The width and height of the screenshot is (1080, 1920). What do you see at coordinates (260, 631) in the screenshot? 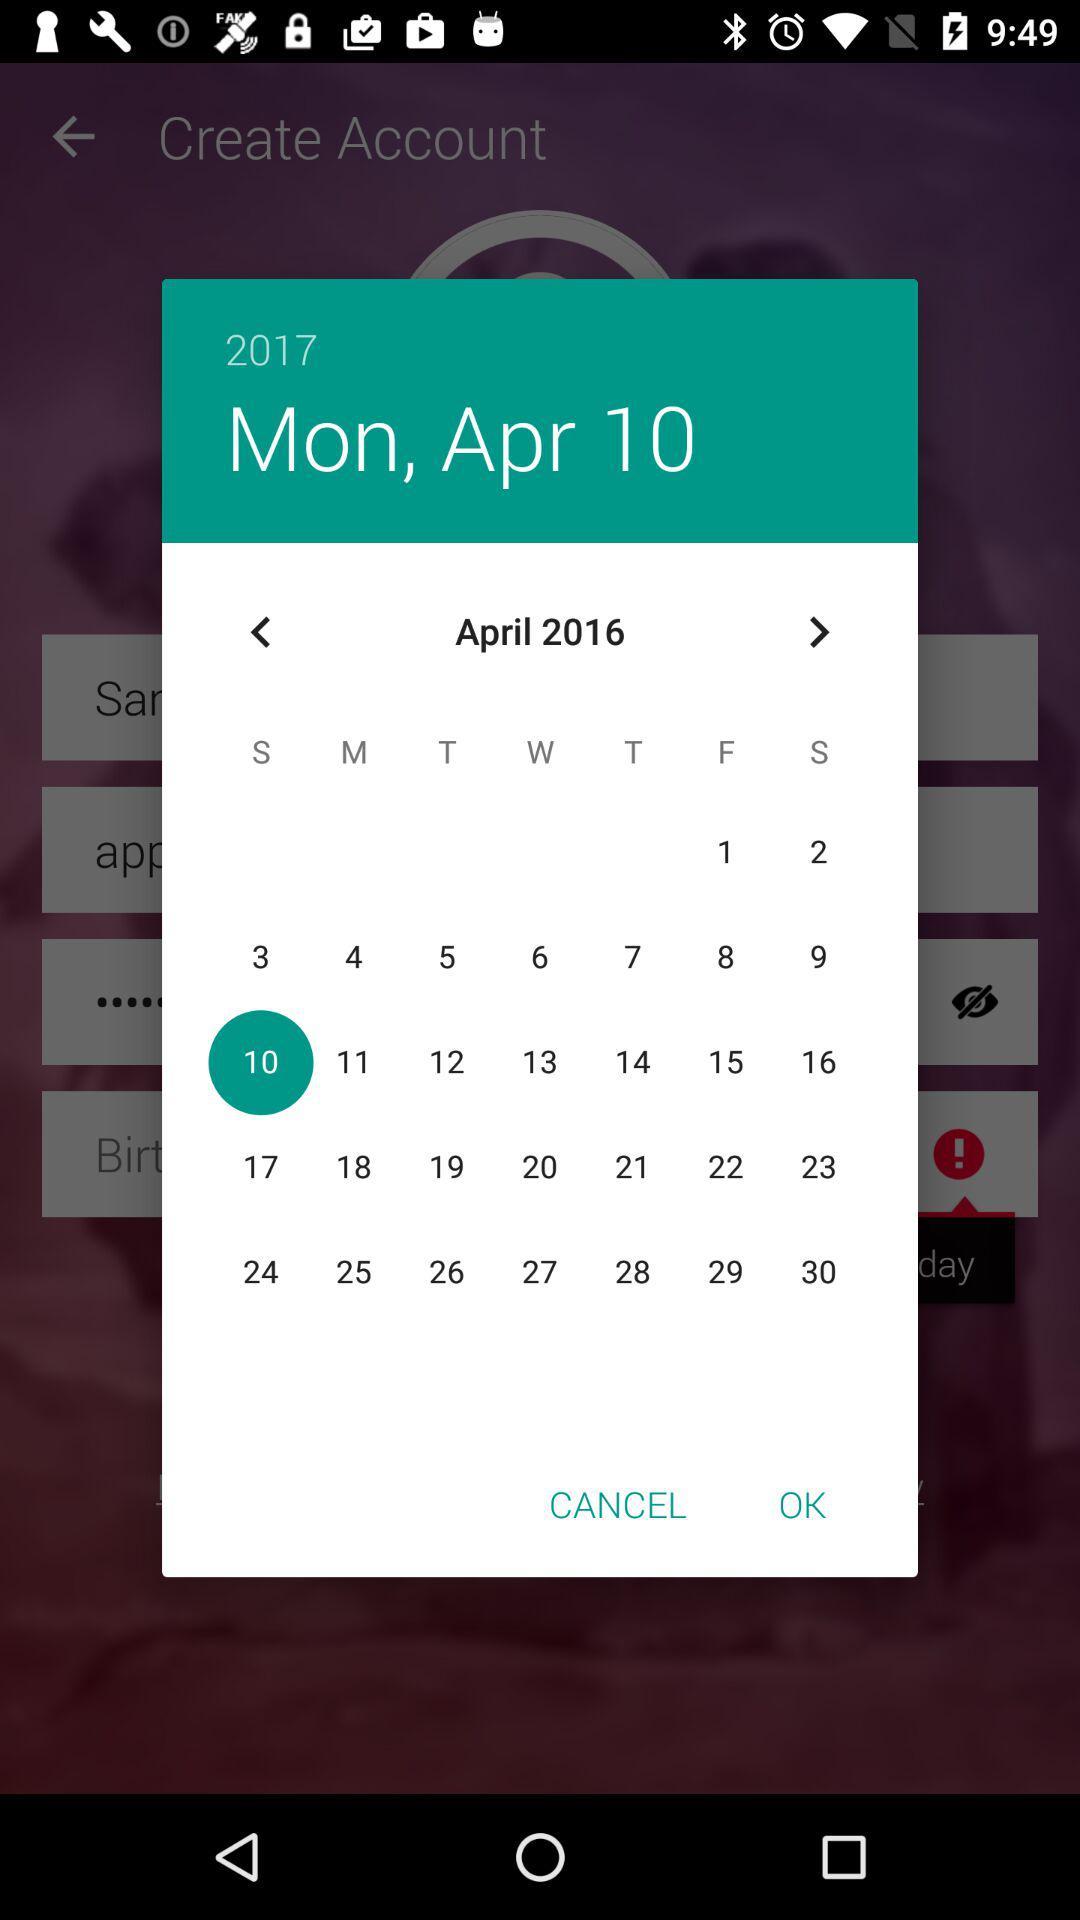
I see `the icon below mon, apr 10 item` at bounding box center [260, 631].